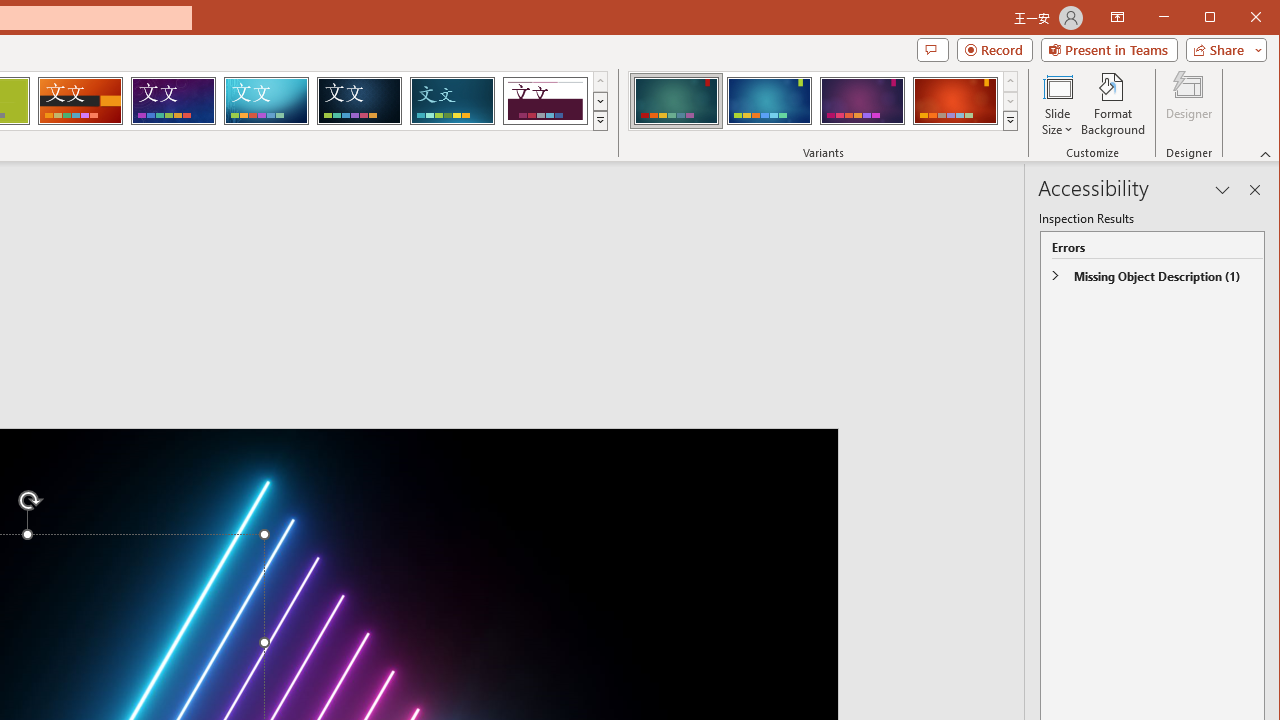 The width and height of the screenshot is (1280, 720). What do you see at coordinates (1254, 190) in the screenshot?
I see `'Close pane'` at bounding box center [1254, 190].